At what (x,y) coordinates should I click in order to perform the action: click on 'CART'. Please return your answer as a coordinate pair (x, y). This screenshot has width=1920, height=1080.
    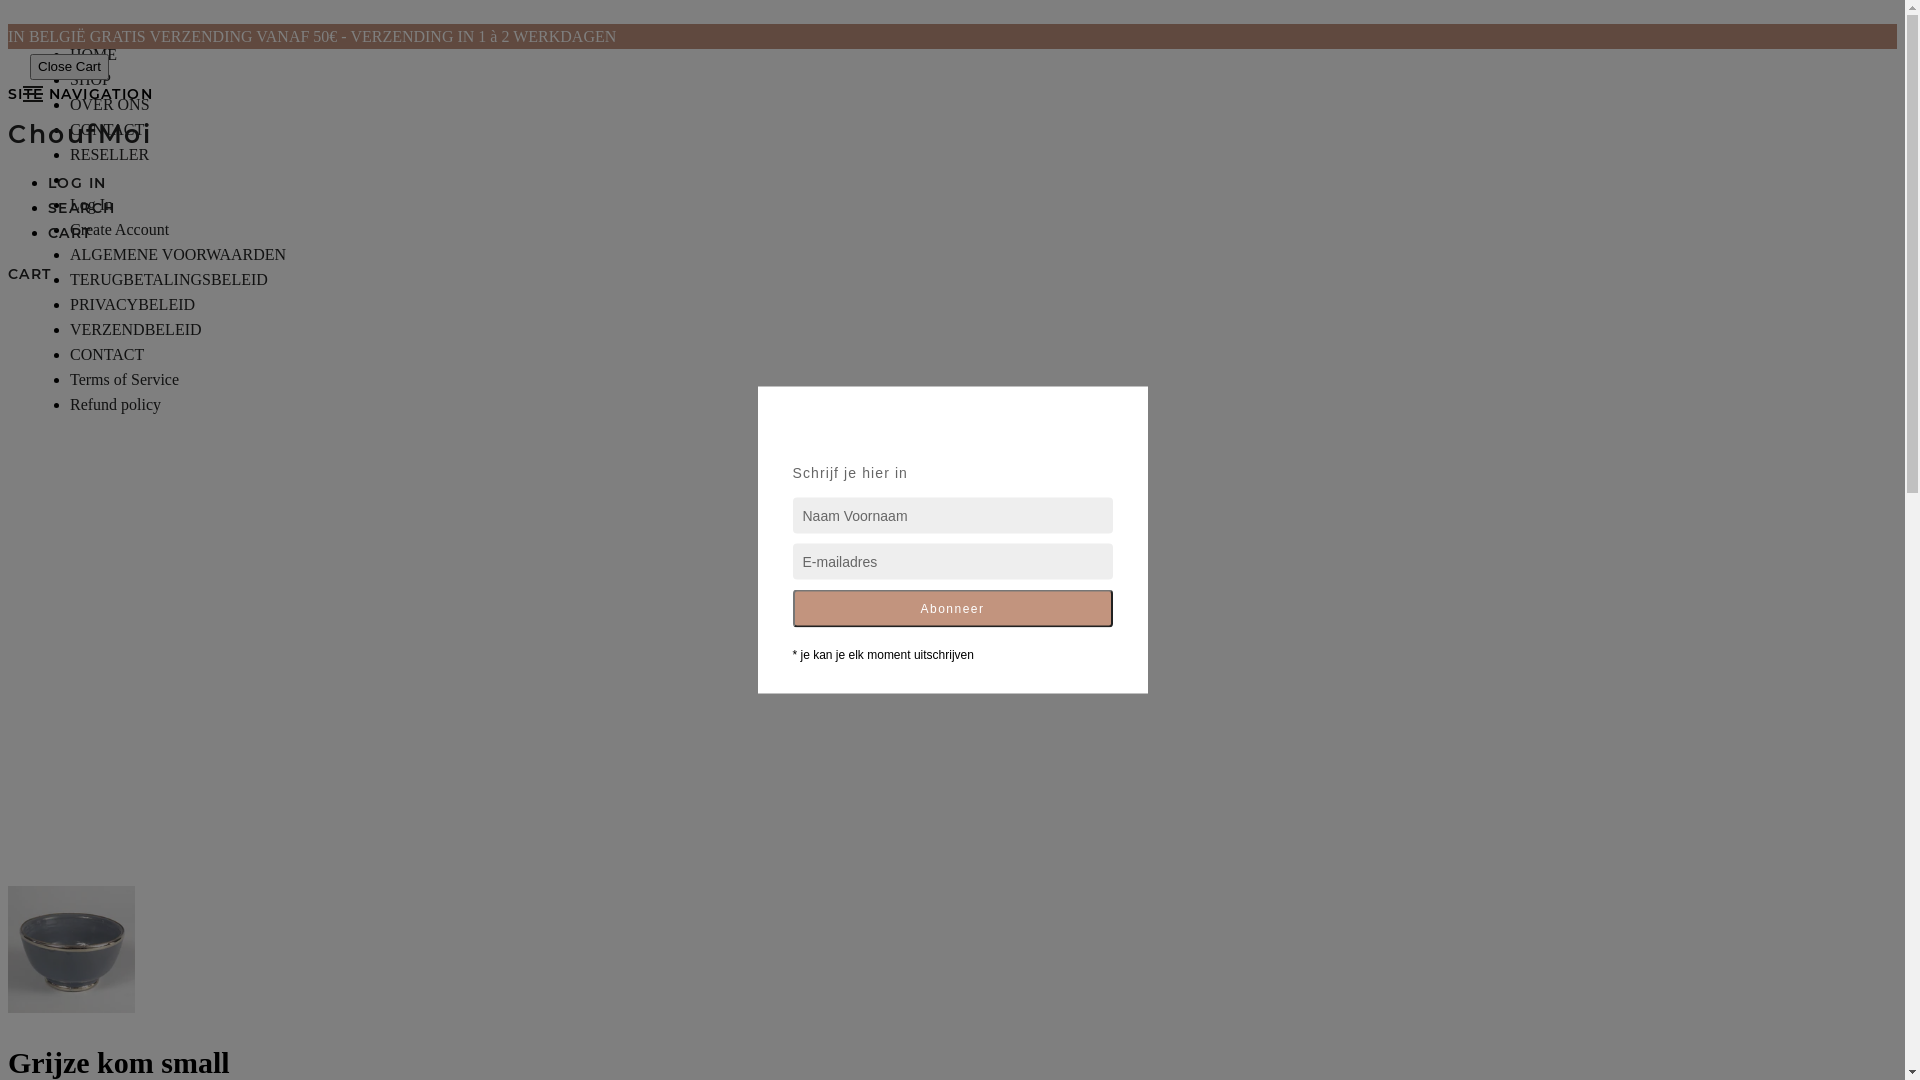
    Looking at the image, I should click on (70, 231).